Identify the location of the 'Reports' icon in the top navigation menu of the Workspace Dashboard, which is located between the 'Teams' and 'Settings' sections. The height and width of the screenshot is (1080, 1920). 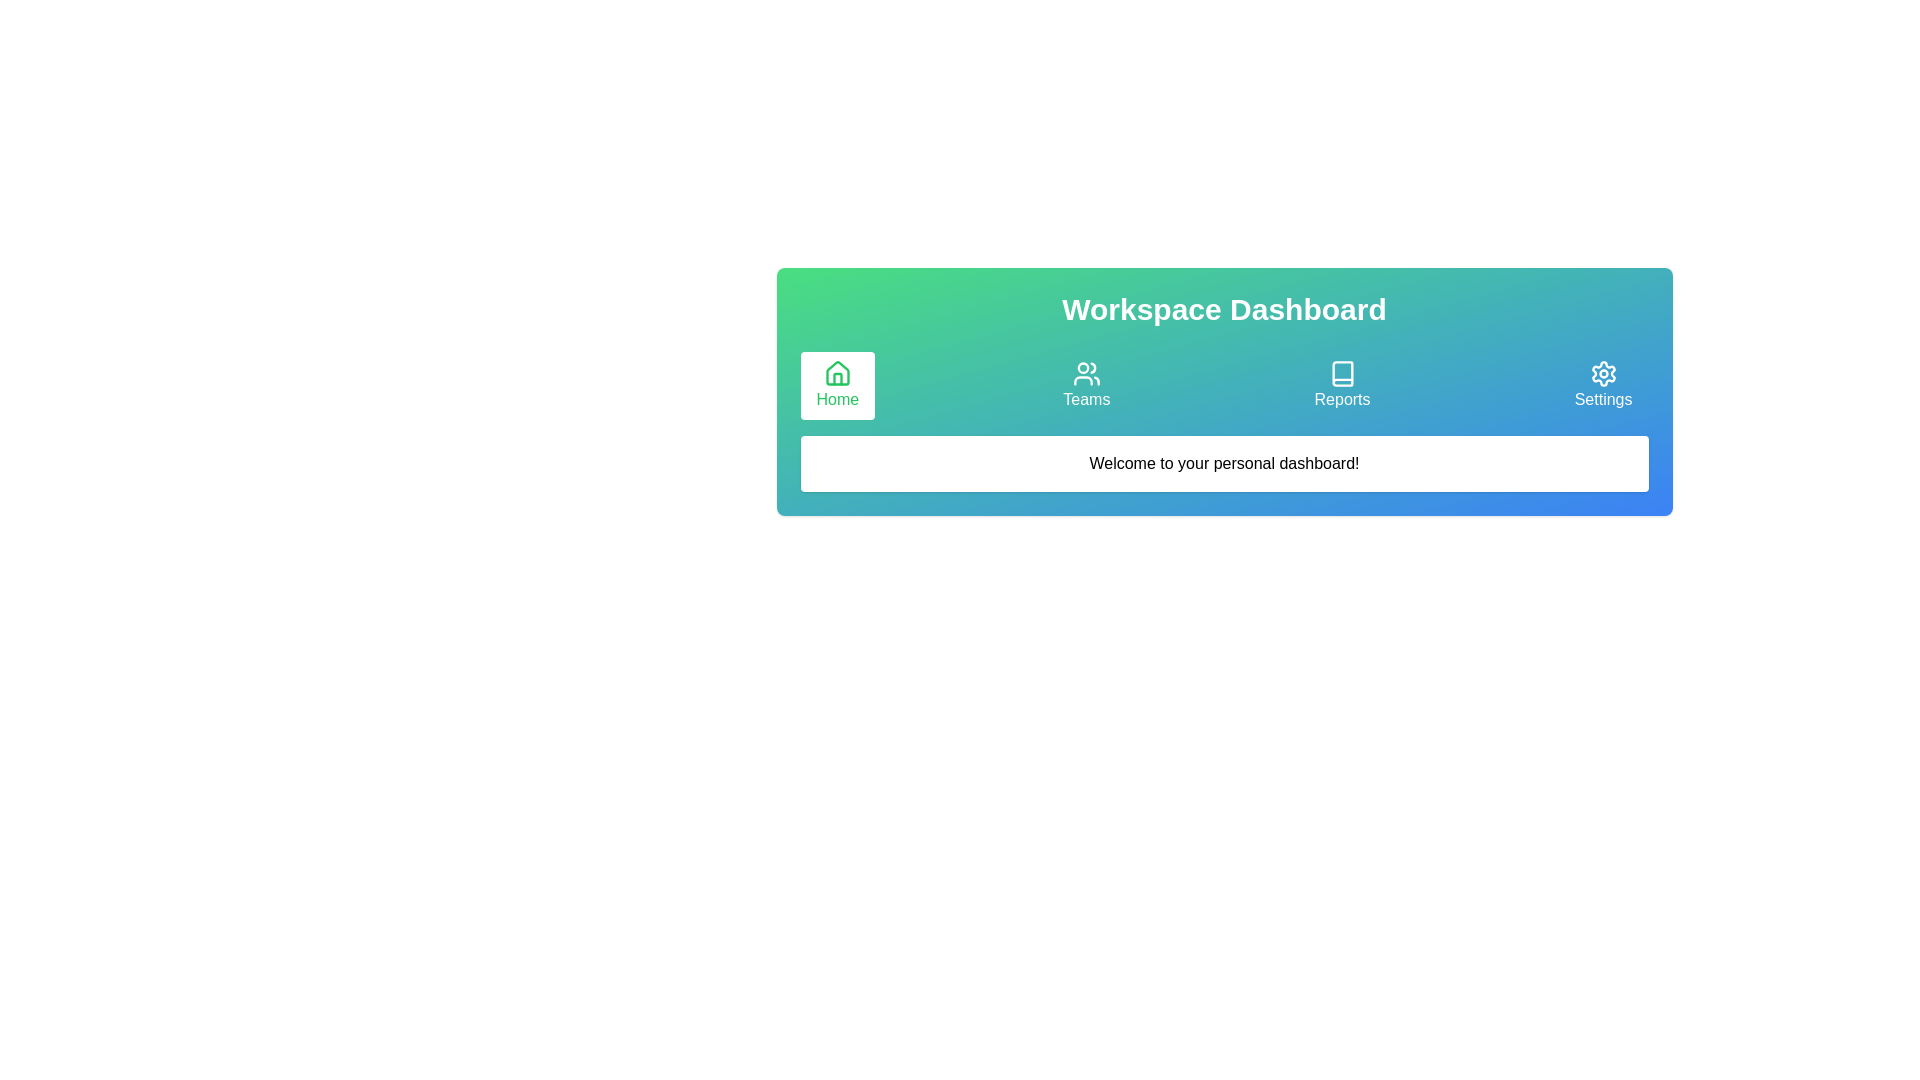
(1342, 374).